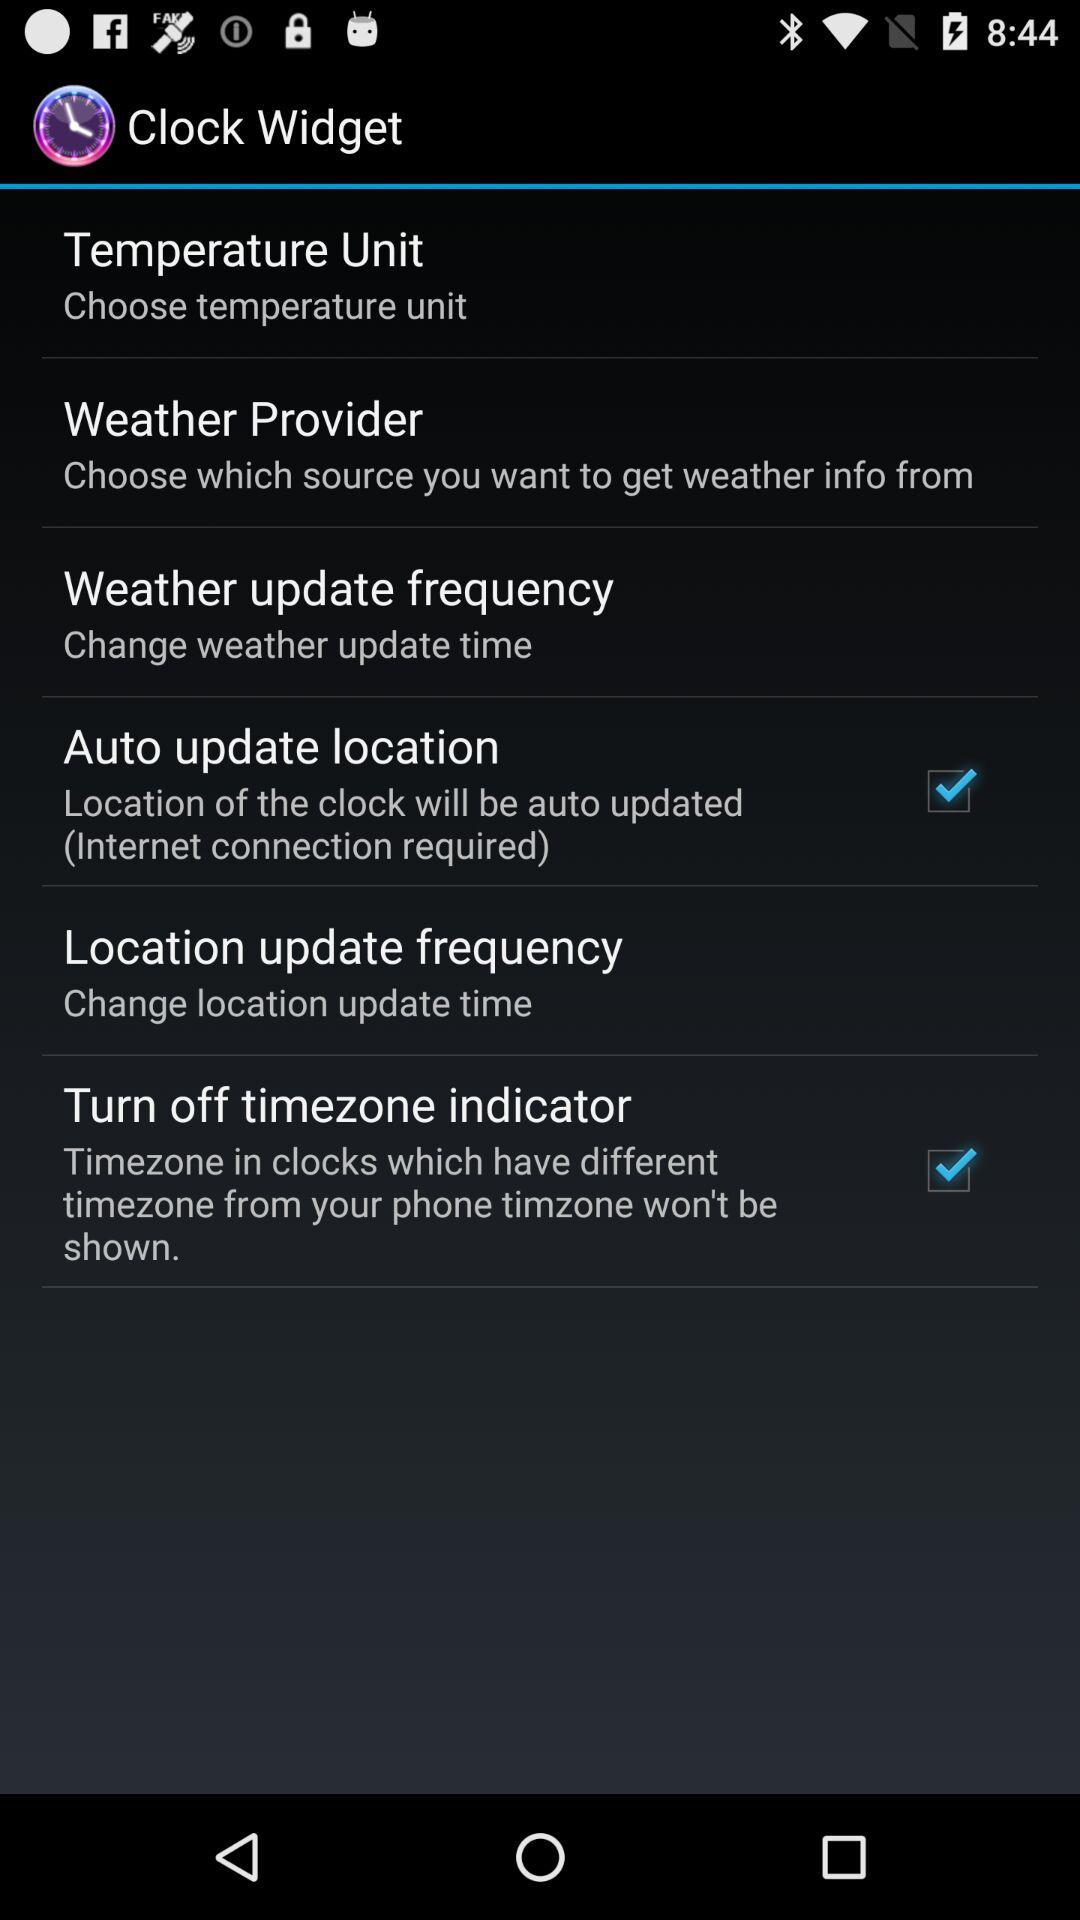 The width and height of the screenshot is (1080, 1920). I want to click on the app at the top, so click(517, 473).